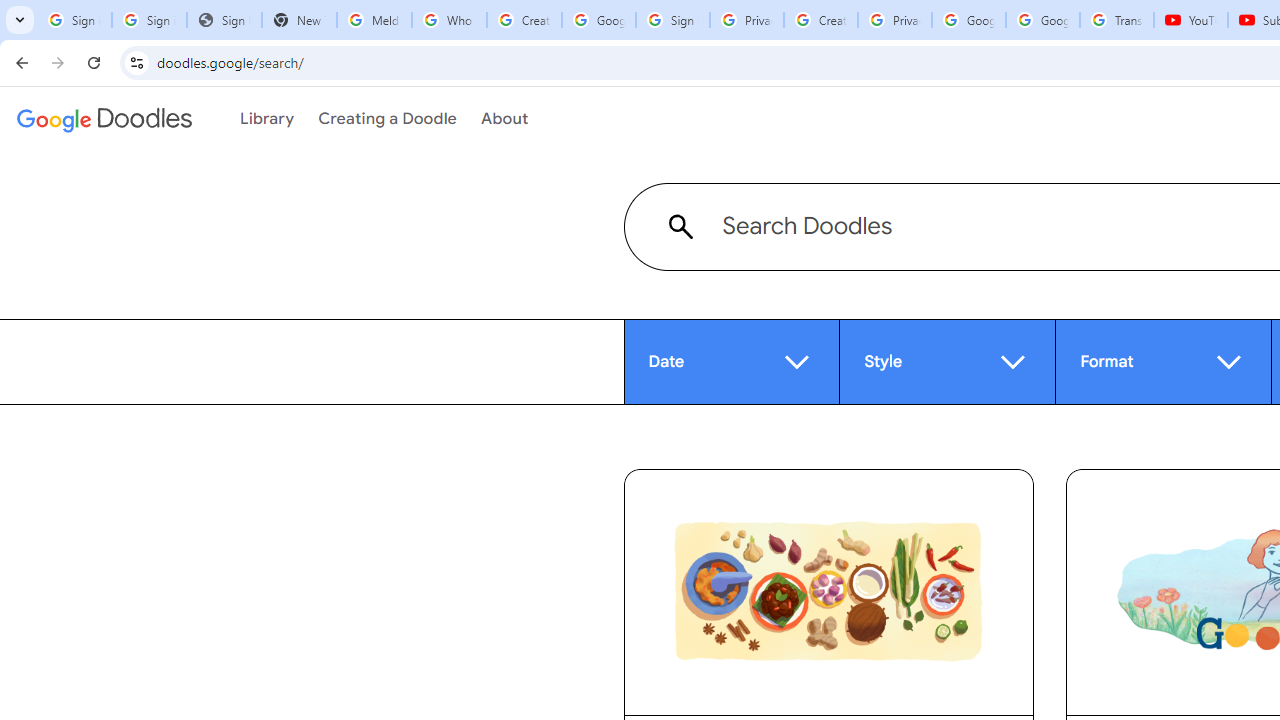 Image resolution: width=1280 pixels, height=720 pixels. I want to click on 'Format', so click(1163, 361).